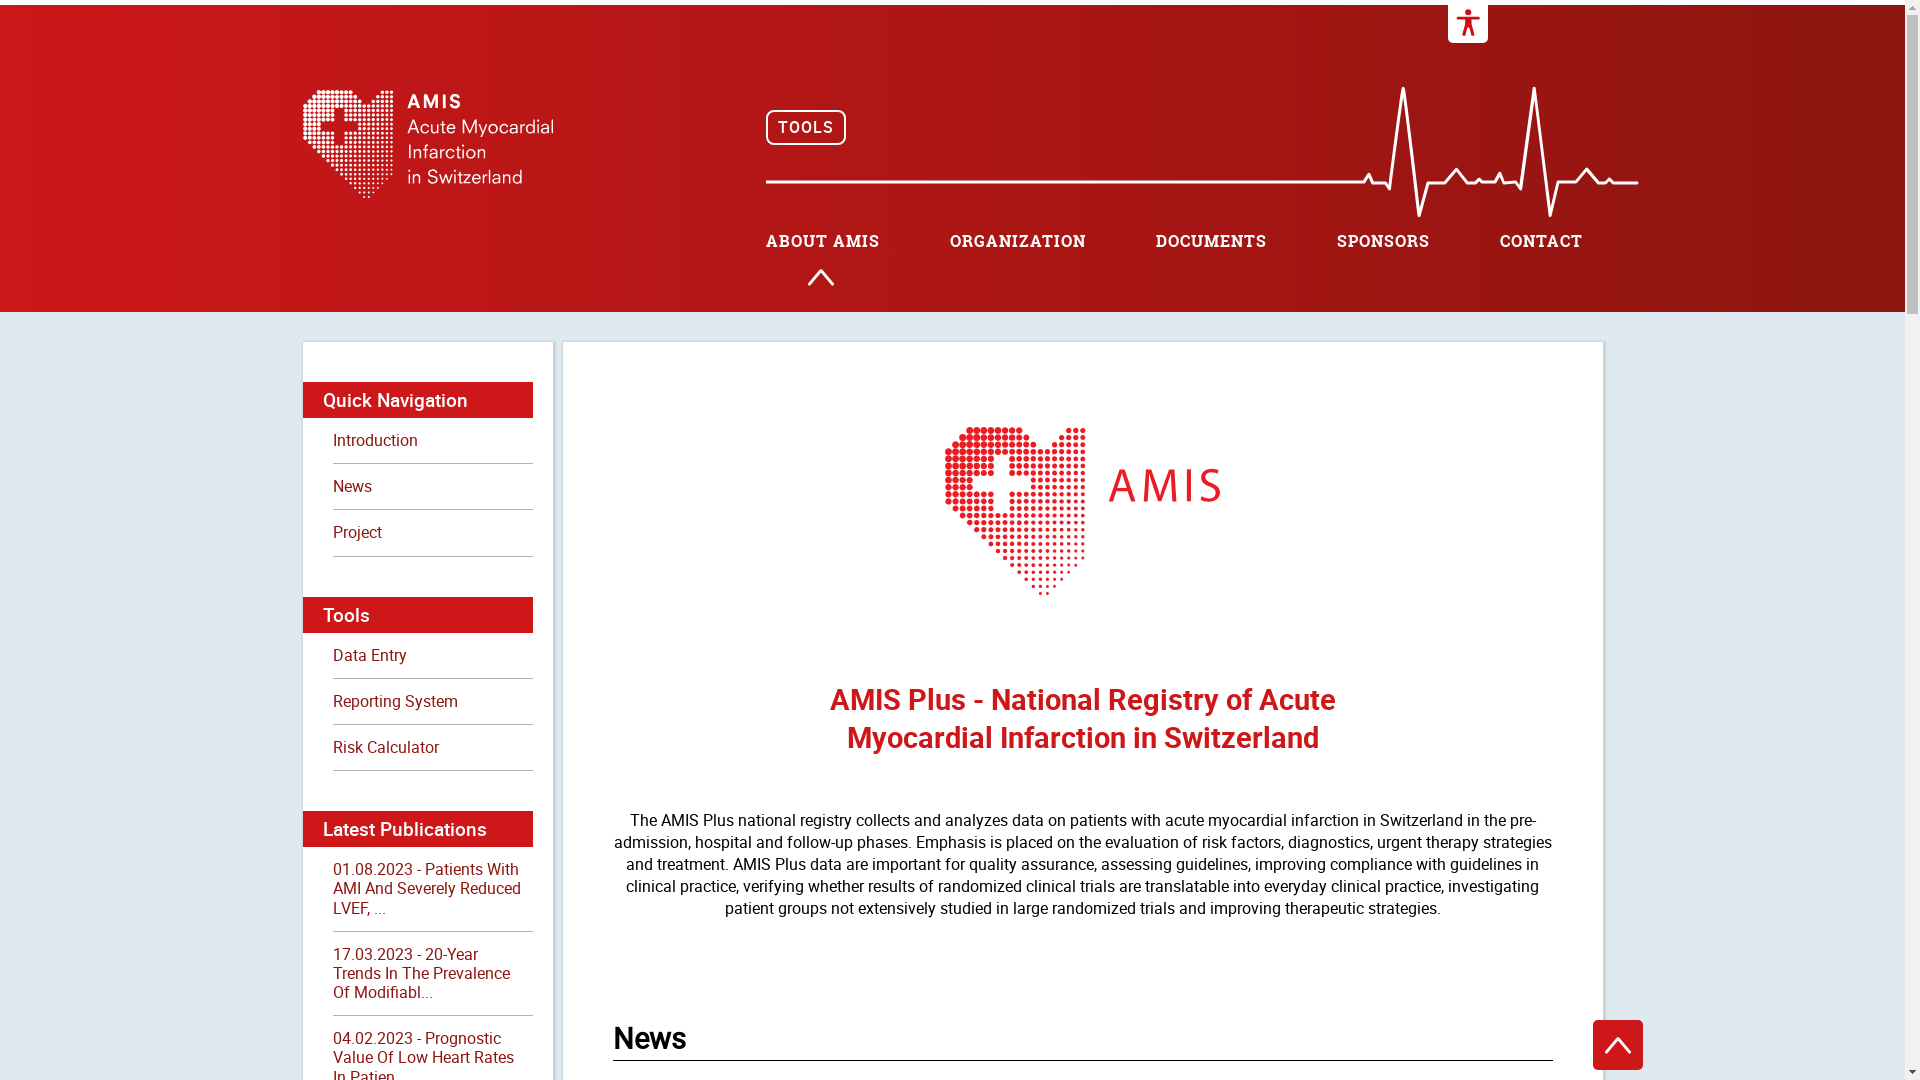  What do you see at coordinates (431, 486) in the screenshot?
I see `'News'` at bounding box center [431, 486].